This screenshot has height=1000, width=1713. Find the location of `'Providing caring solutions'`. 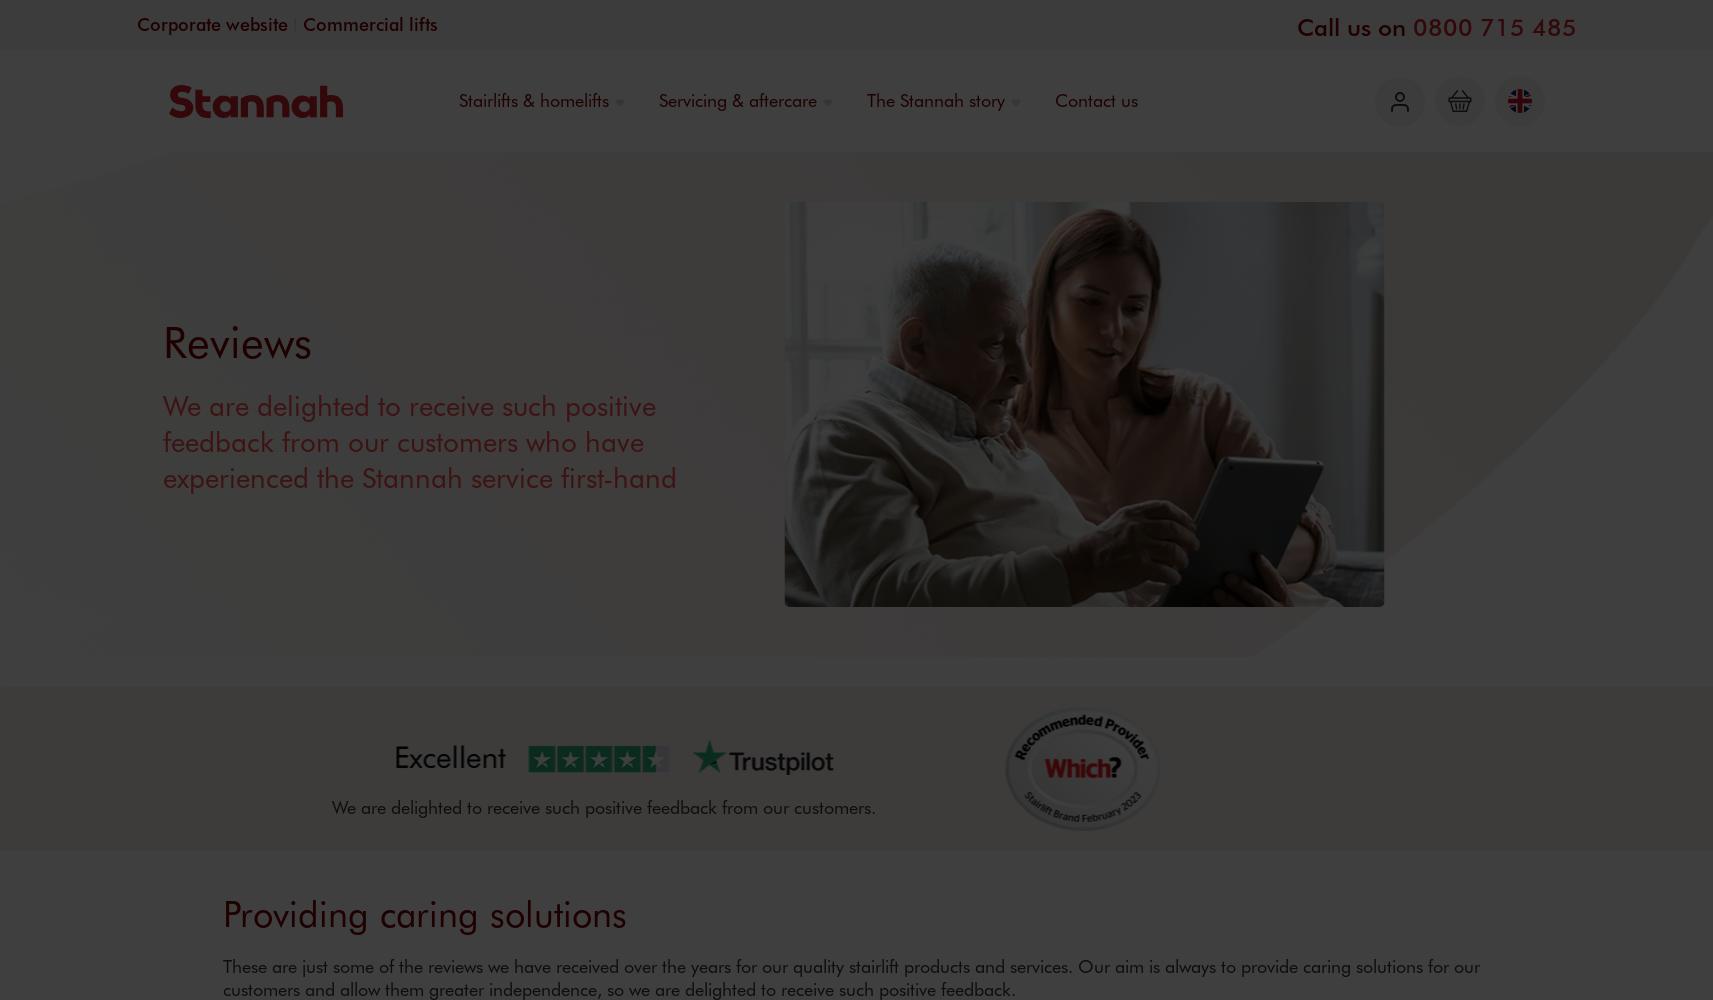

'Providing caring solutions' is located at coordinates (422, 912).